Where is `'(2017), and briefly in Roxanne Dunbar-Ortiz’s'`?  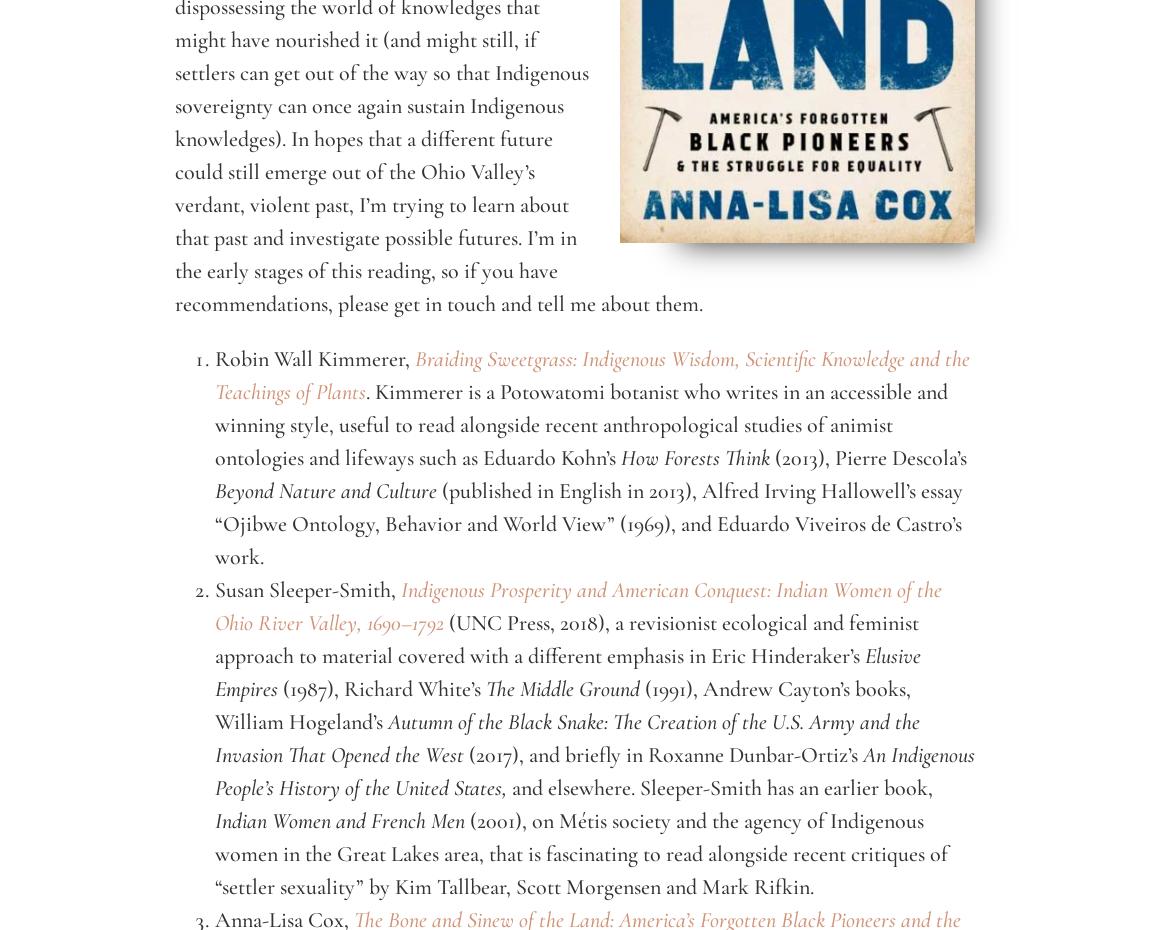
'(2017), and briefly in Roxanne Dunbar-Ortiz’s' is located at coordinates (468, 754).